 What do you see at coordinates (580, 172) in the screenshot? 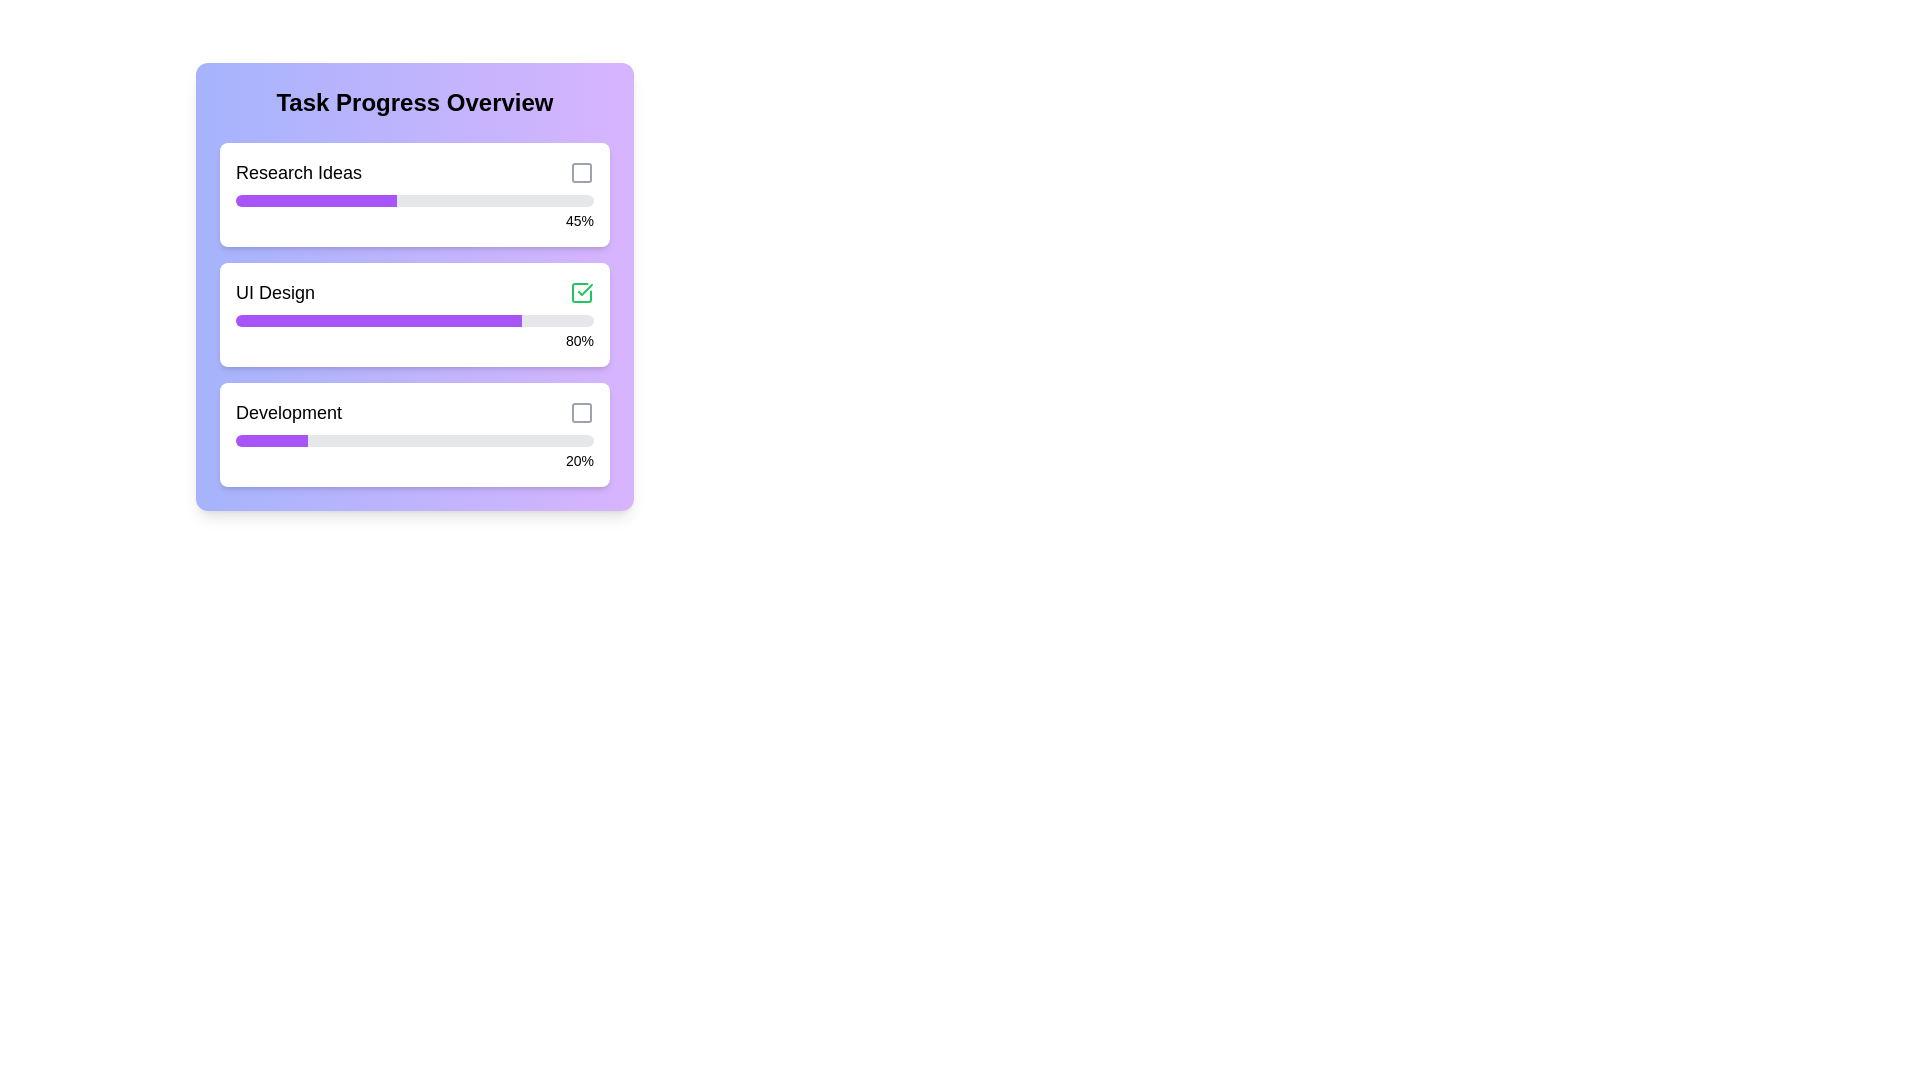
I see `the checkbox located` at bounding box center [580, 172].